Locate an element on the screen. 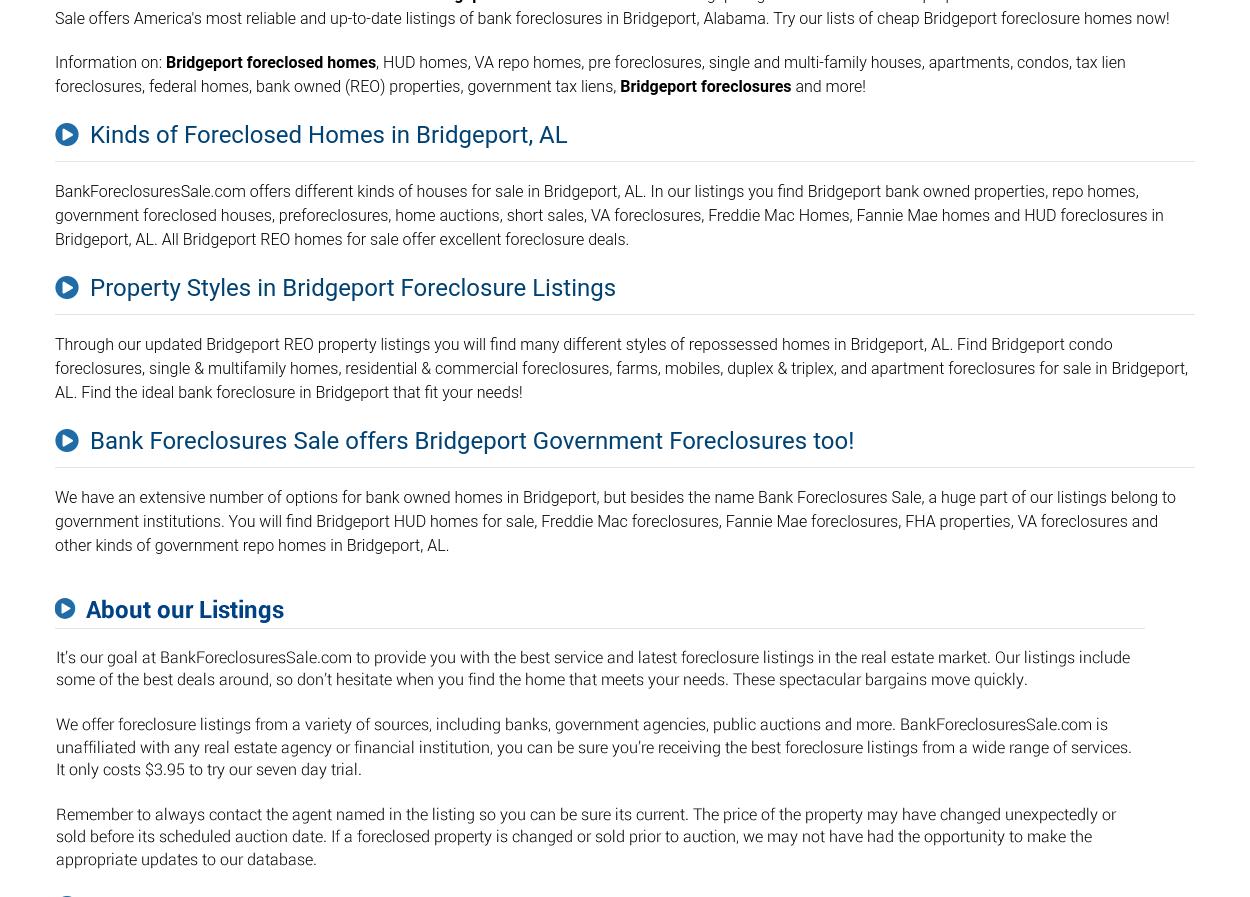 Image resolution: width=1250 pixels, height=897 pixels. 'Bridgeport foreclosed homes' is located at coordinates (165, 61).